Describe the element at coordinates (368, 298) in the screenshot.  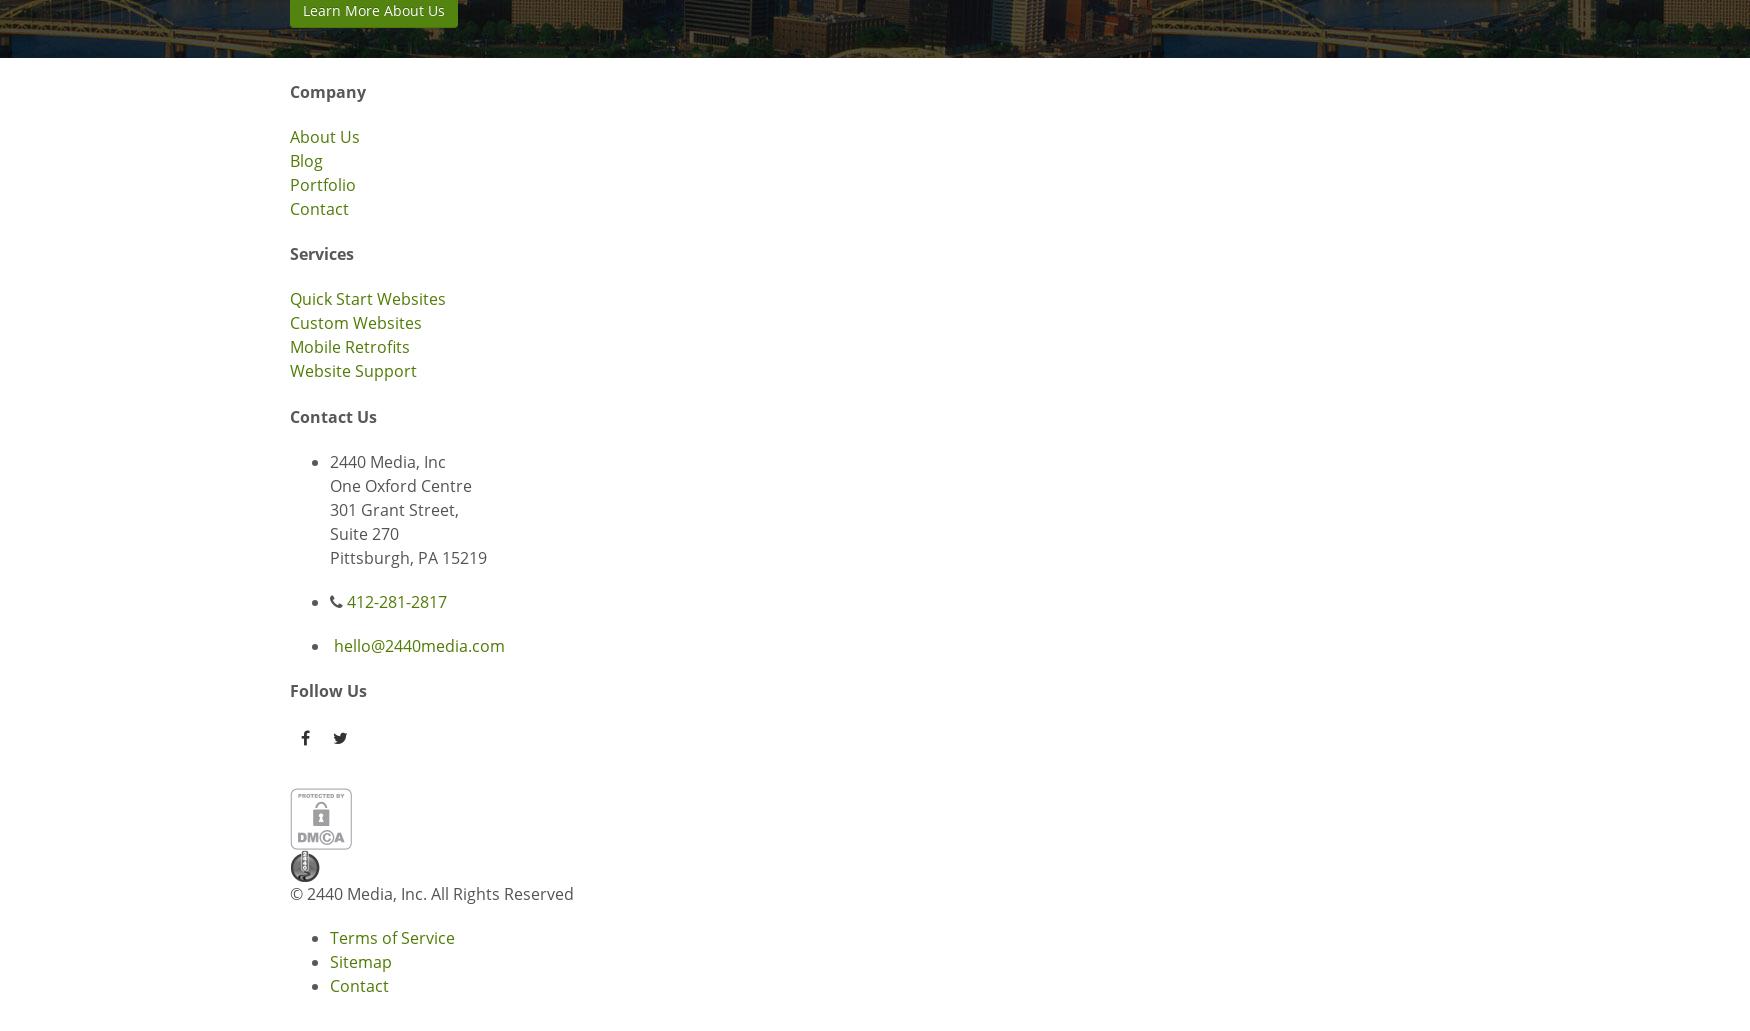
I see `'Quick Start Websites'` at that location.